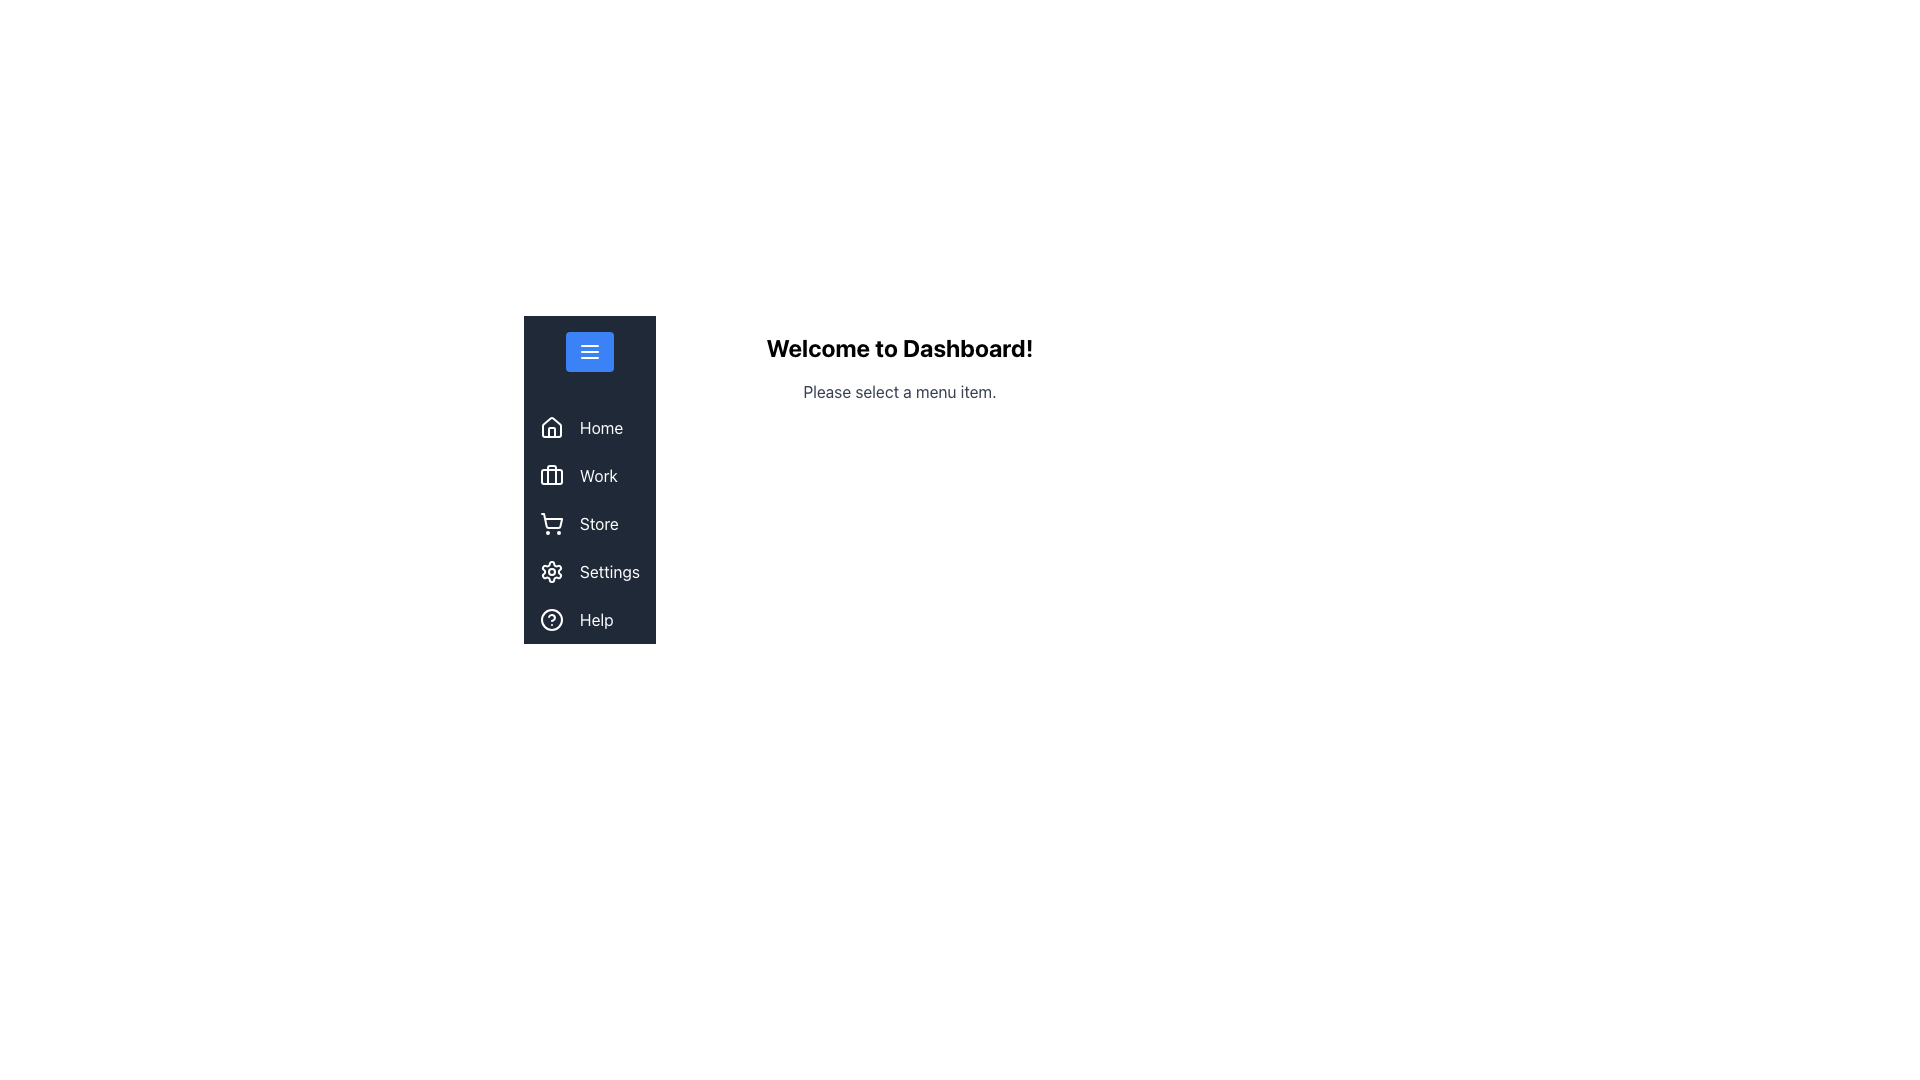 The width and height of the screenshot is (1920, 1080). What do you see at coordinates (589, 475) in the screenshot?
I see `the 'Work' button in the vertical navigation menu` at bounding box center [589, 475].